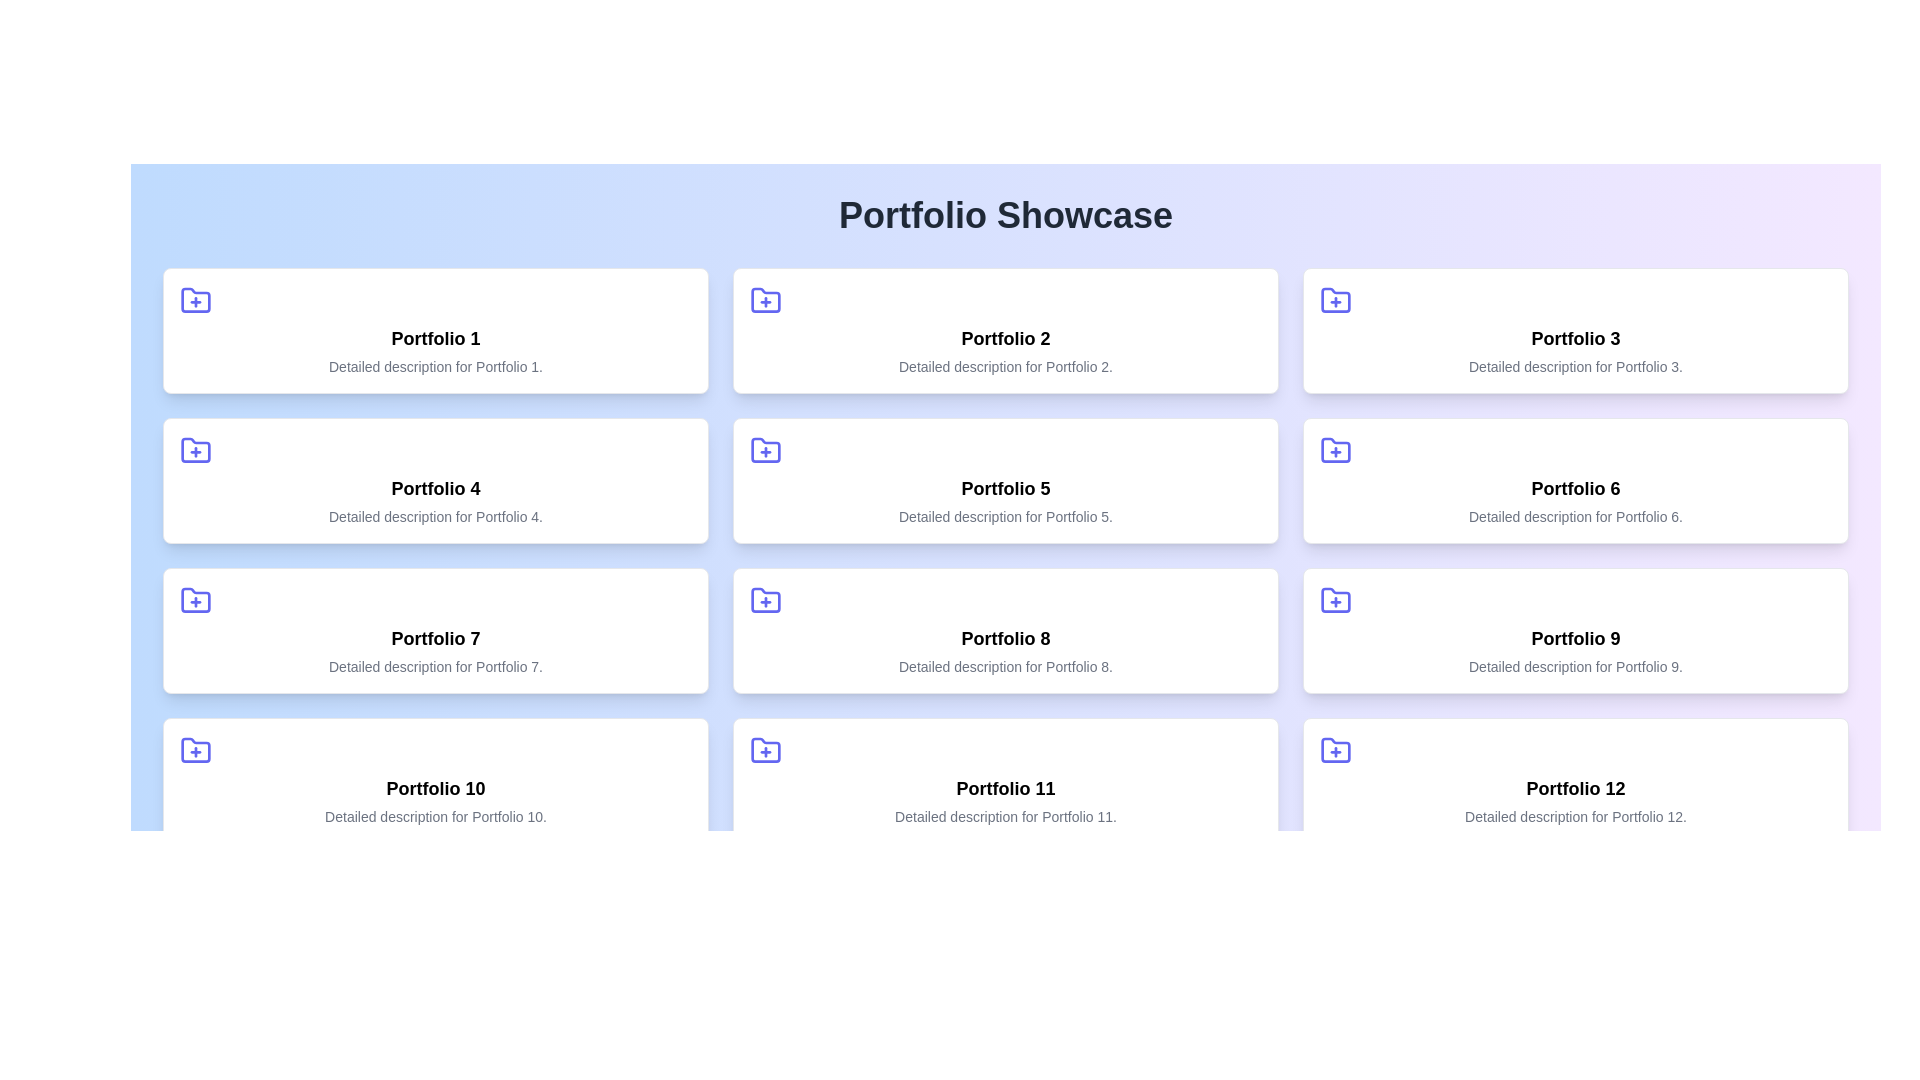 Image resolution: width=1920 pixels, height=1080 pixels. Describe the element at coordinates (435, 489) in the screenshot. I see `the title text label for the portfolio item that is centrally aligned within the second box of the second row in the grid layout, positioned above the descriptive text` at that location.